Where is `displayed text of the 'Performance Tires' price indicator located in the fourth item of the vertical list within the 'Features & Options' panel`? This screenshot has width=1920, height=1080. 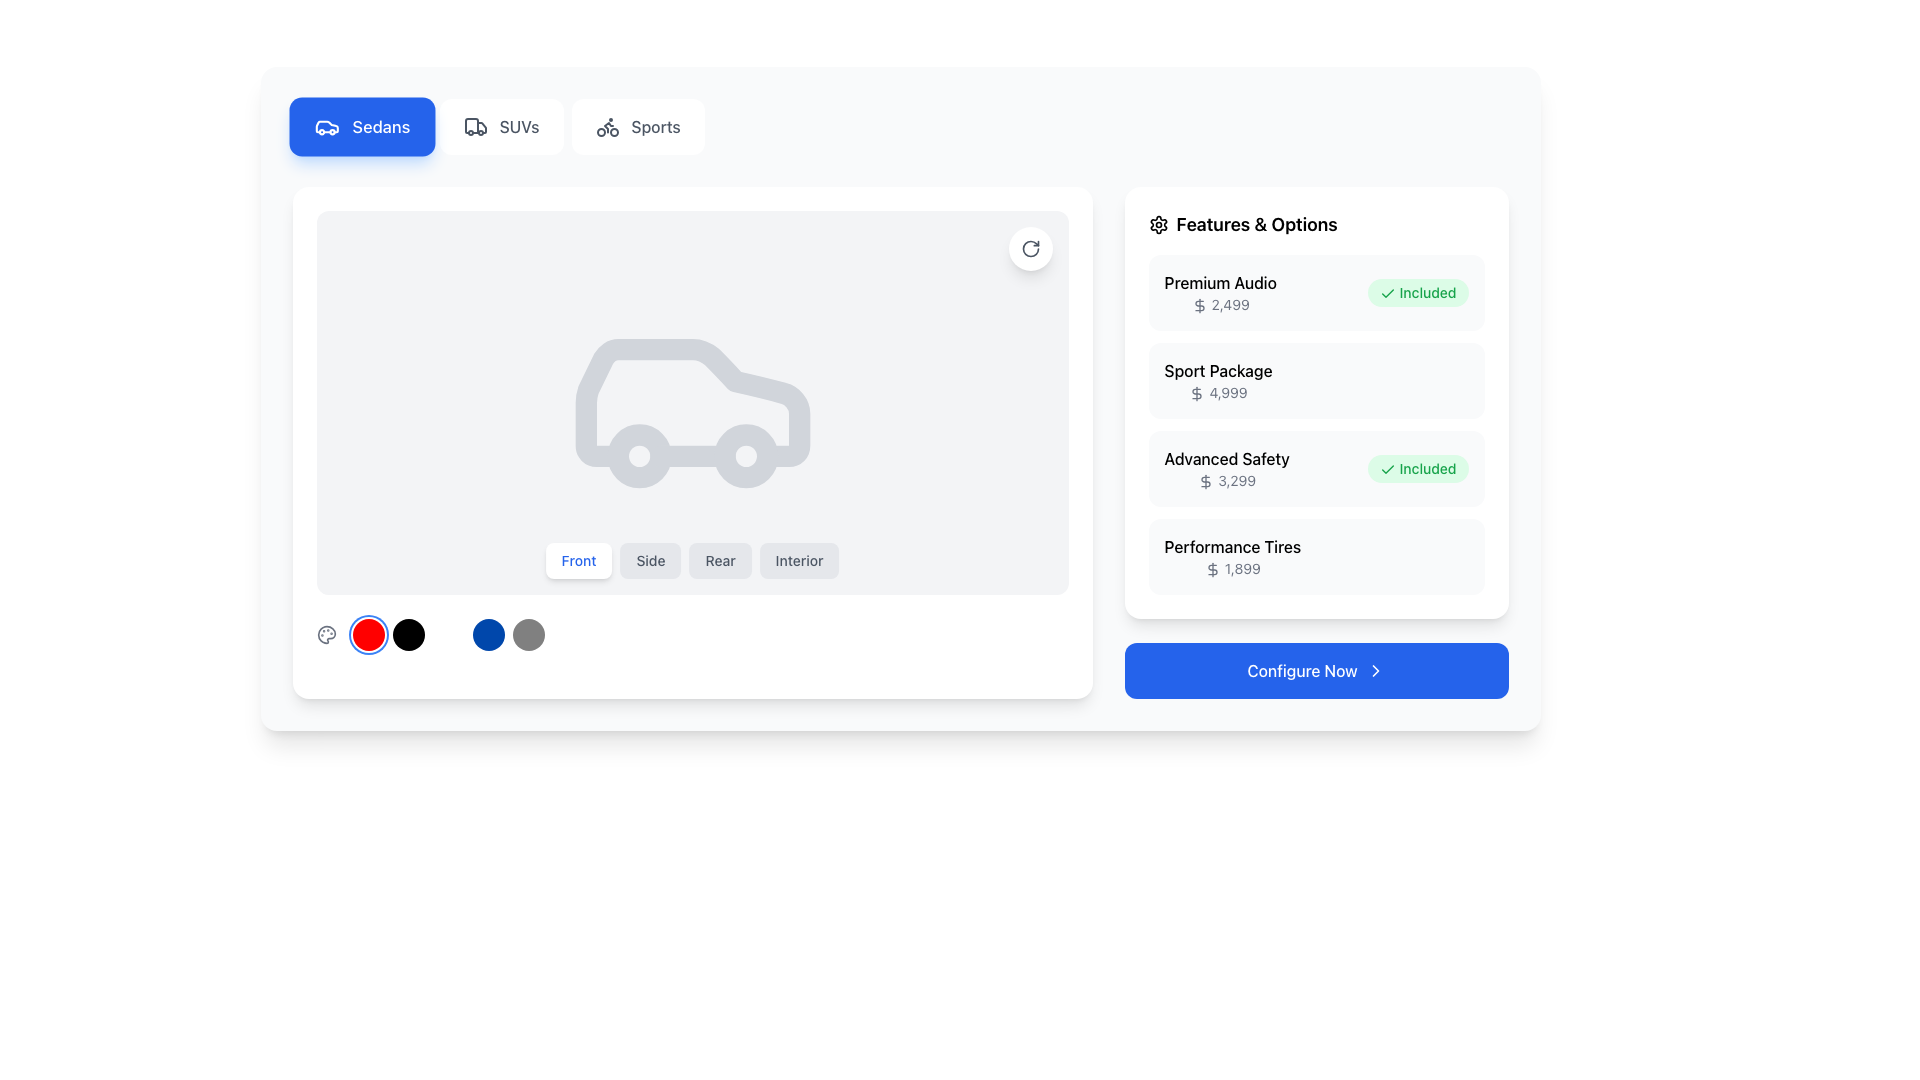
displayed text of the 'Performance Tires' price indicator located in the fourth item of the vertical list within the 'Features & Options' panel is located at coordinates (1231, 556).